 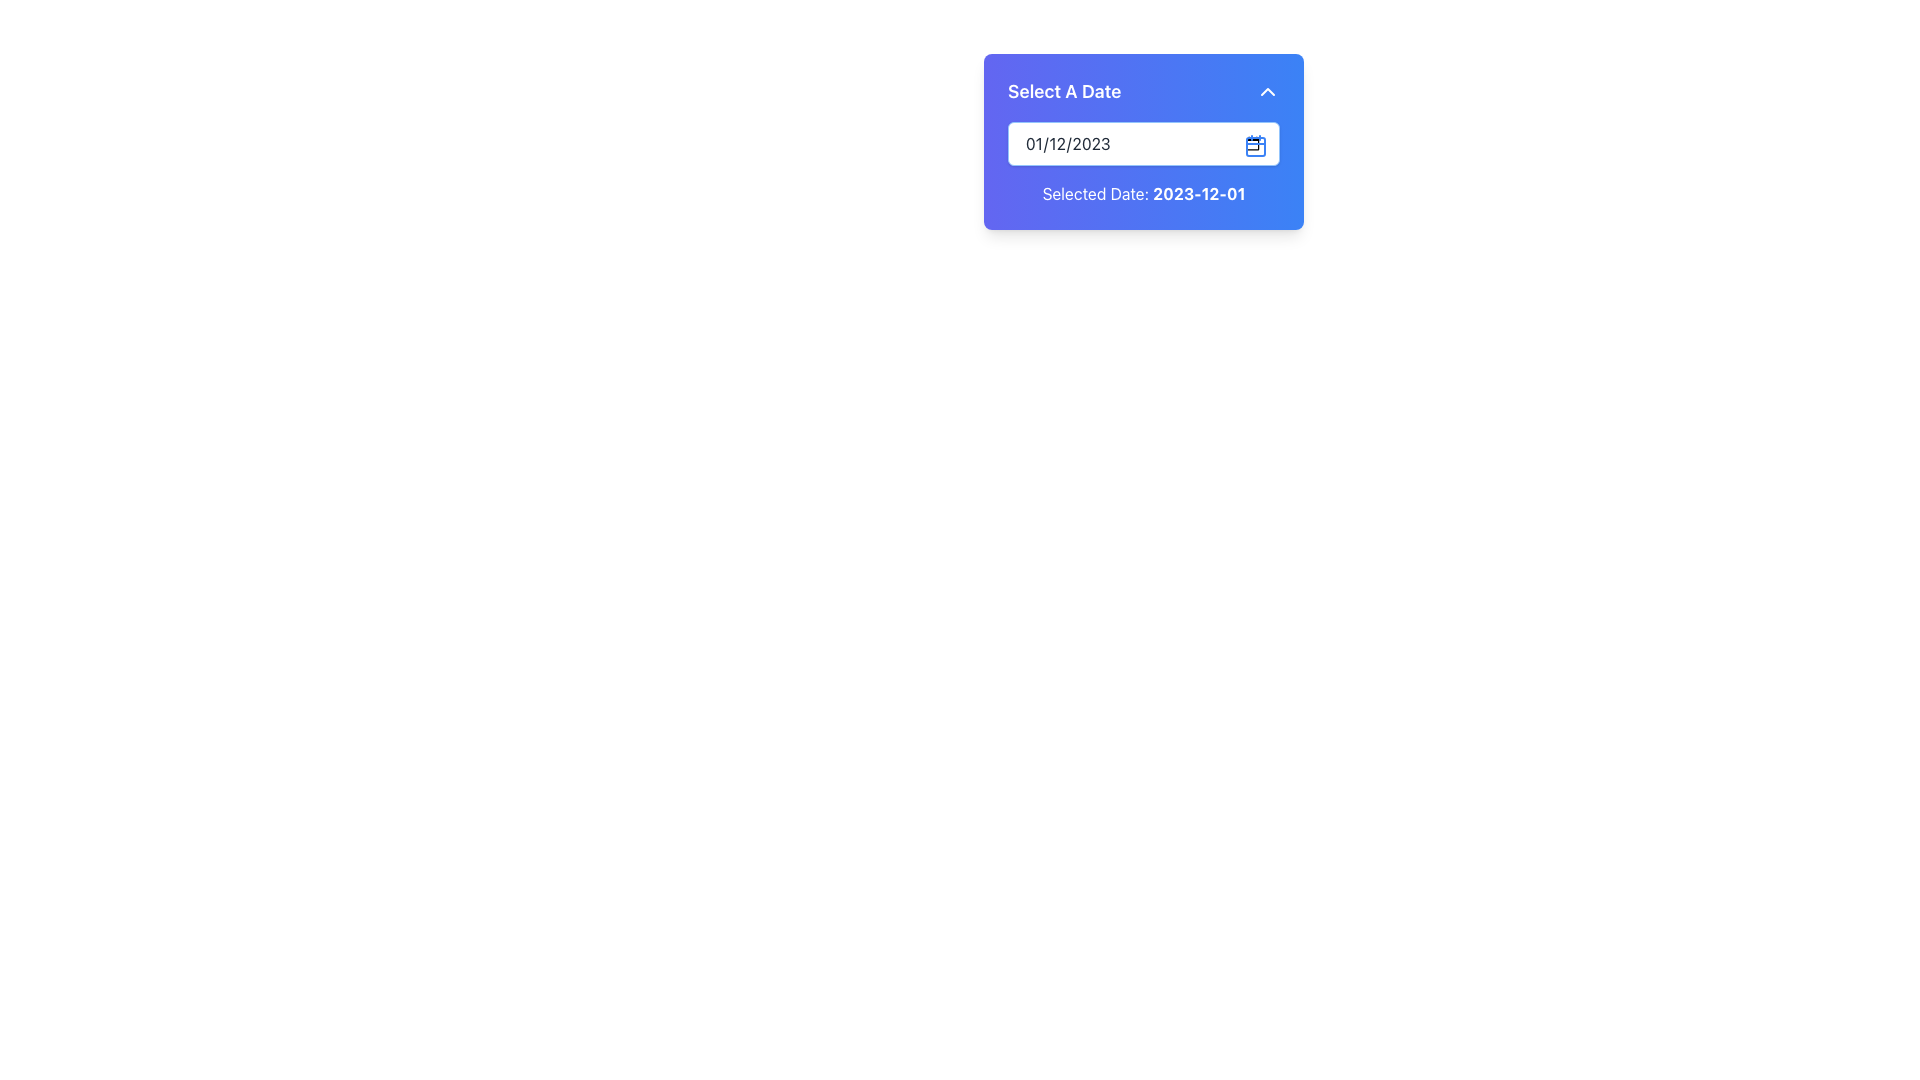 What do you see at coordinates (1266, 92) in the screenshot?
I see `the small upward-pointing triangular button located at the top-right corner of the blue panel labeled 'Select A Date'` at bounding box center [1266, 92].